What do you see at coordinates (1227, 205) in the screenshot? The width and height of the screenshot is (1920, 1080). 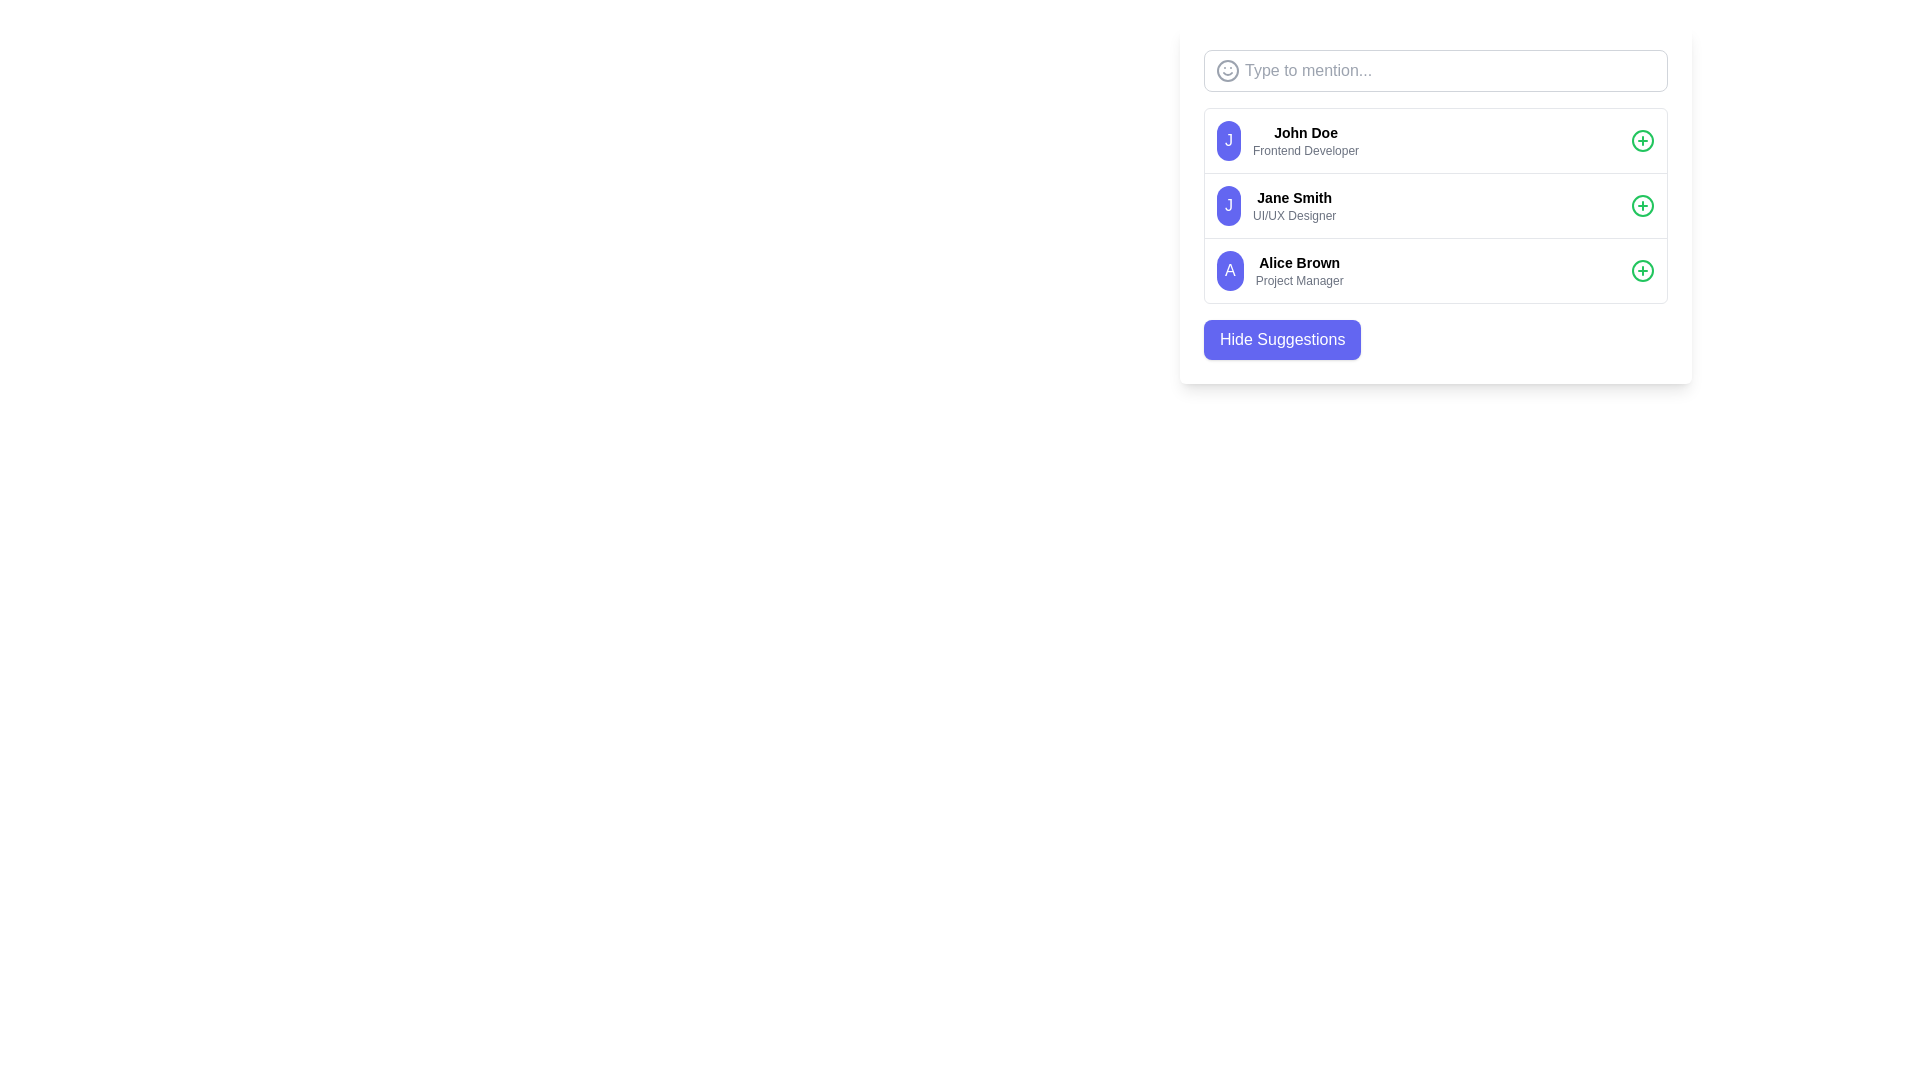 I see `the Avatar button representing 'Jane Smith' located in the top-right section of the layout for further actions` at bounding box center [1227, 205].